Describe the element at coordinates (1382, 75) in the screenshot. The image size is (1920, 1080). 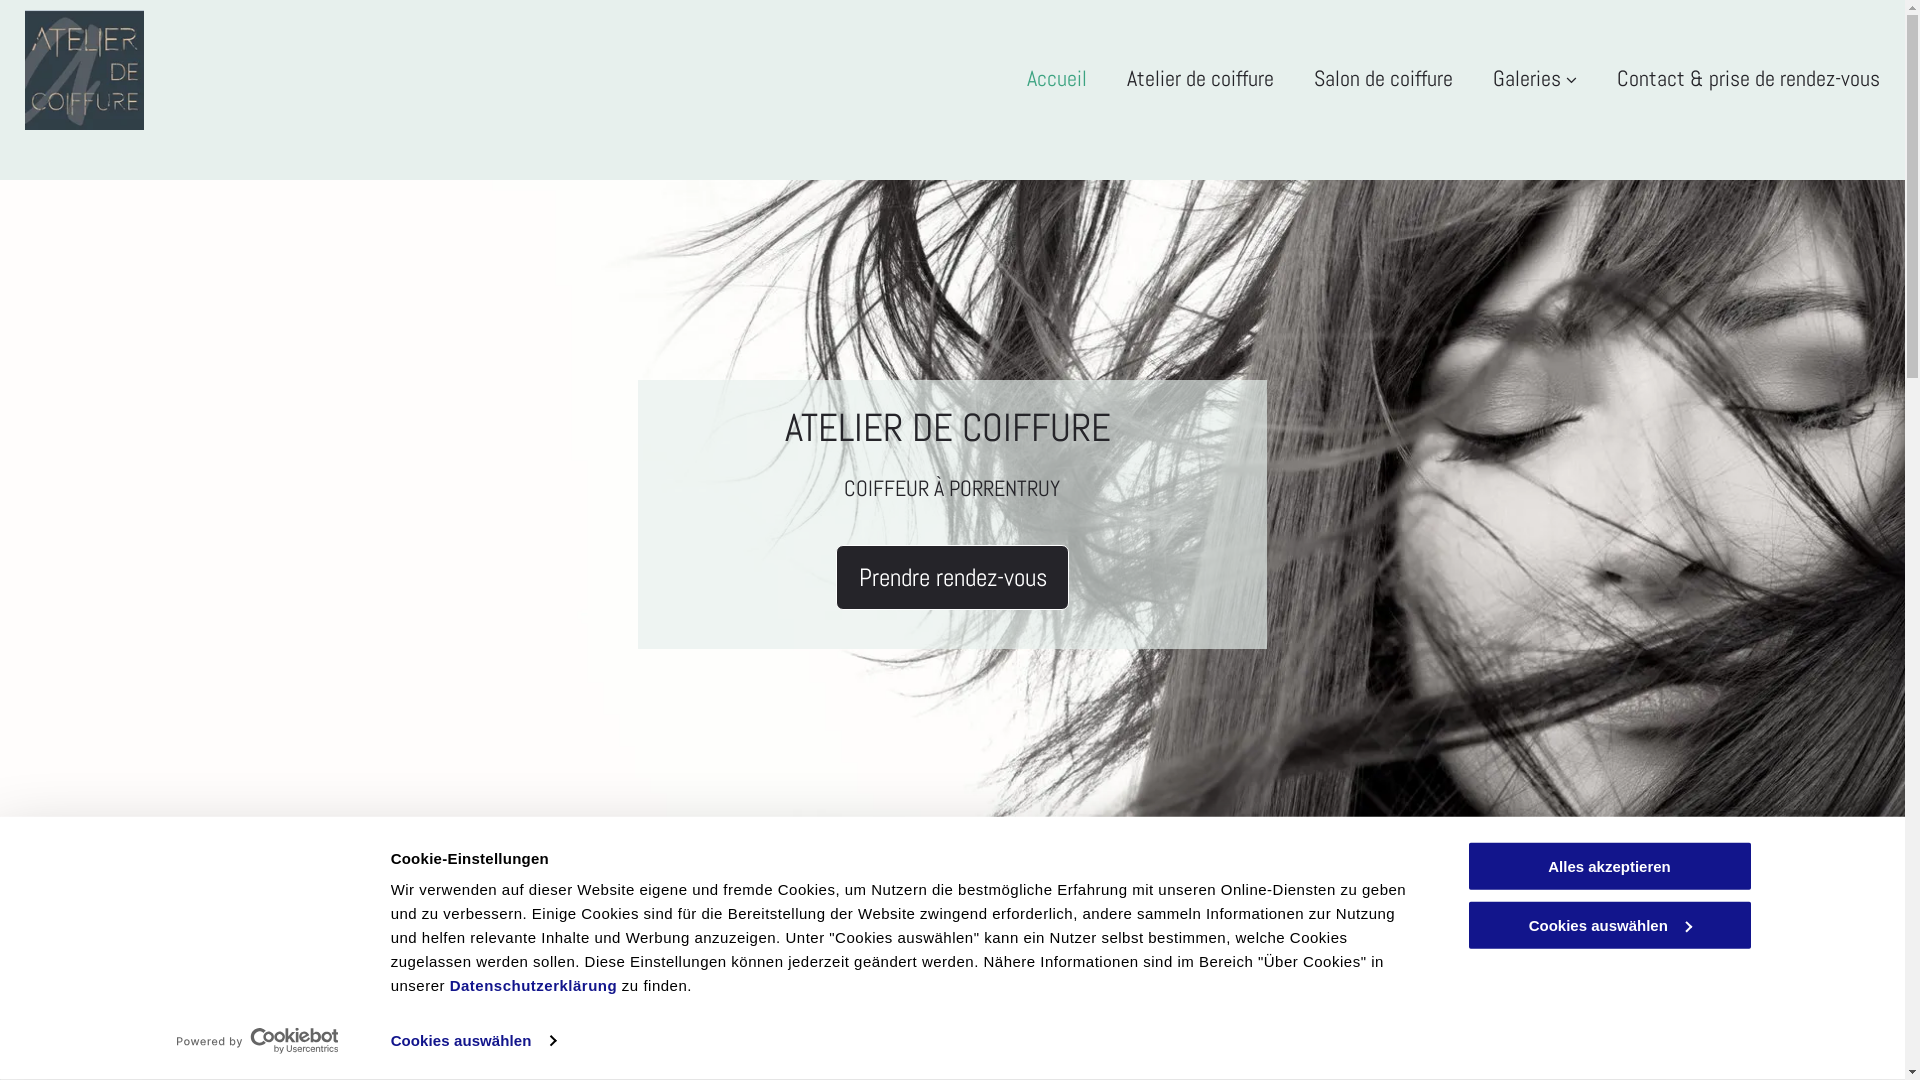
I see `'Salon de coiffure'` at that location.